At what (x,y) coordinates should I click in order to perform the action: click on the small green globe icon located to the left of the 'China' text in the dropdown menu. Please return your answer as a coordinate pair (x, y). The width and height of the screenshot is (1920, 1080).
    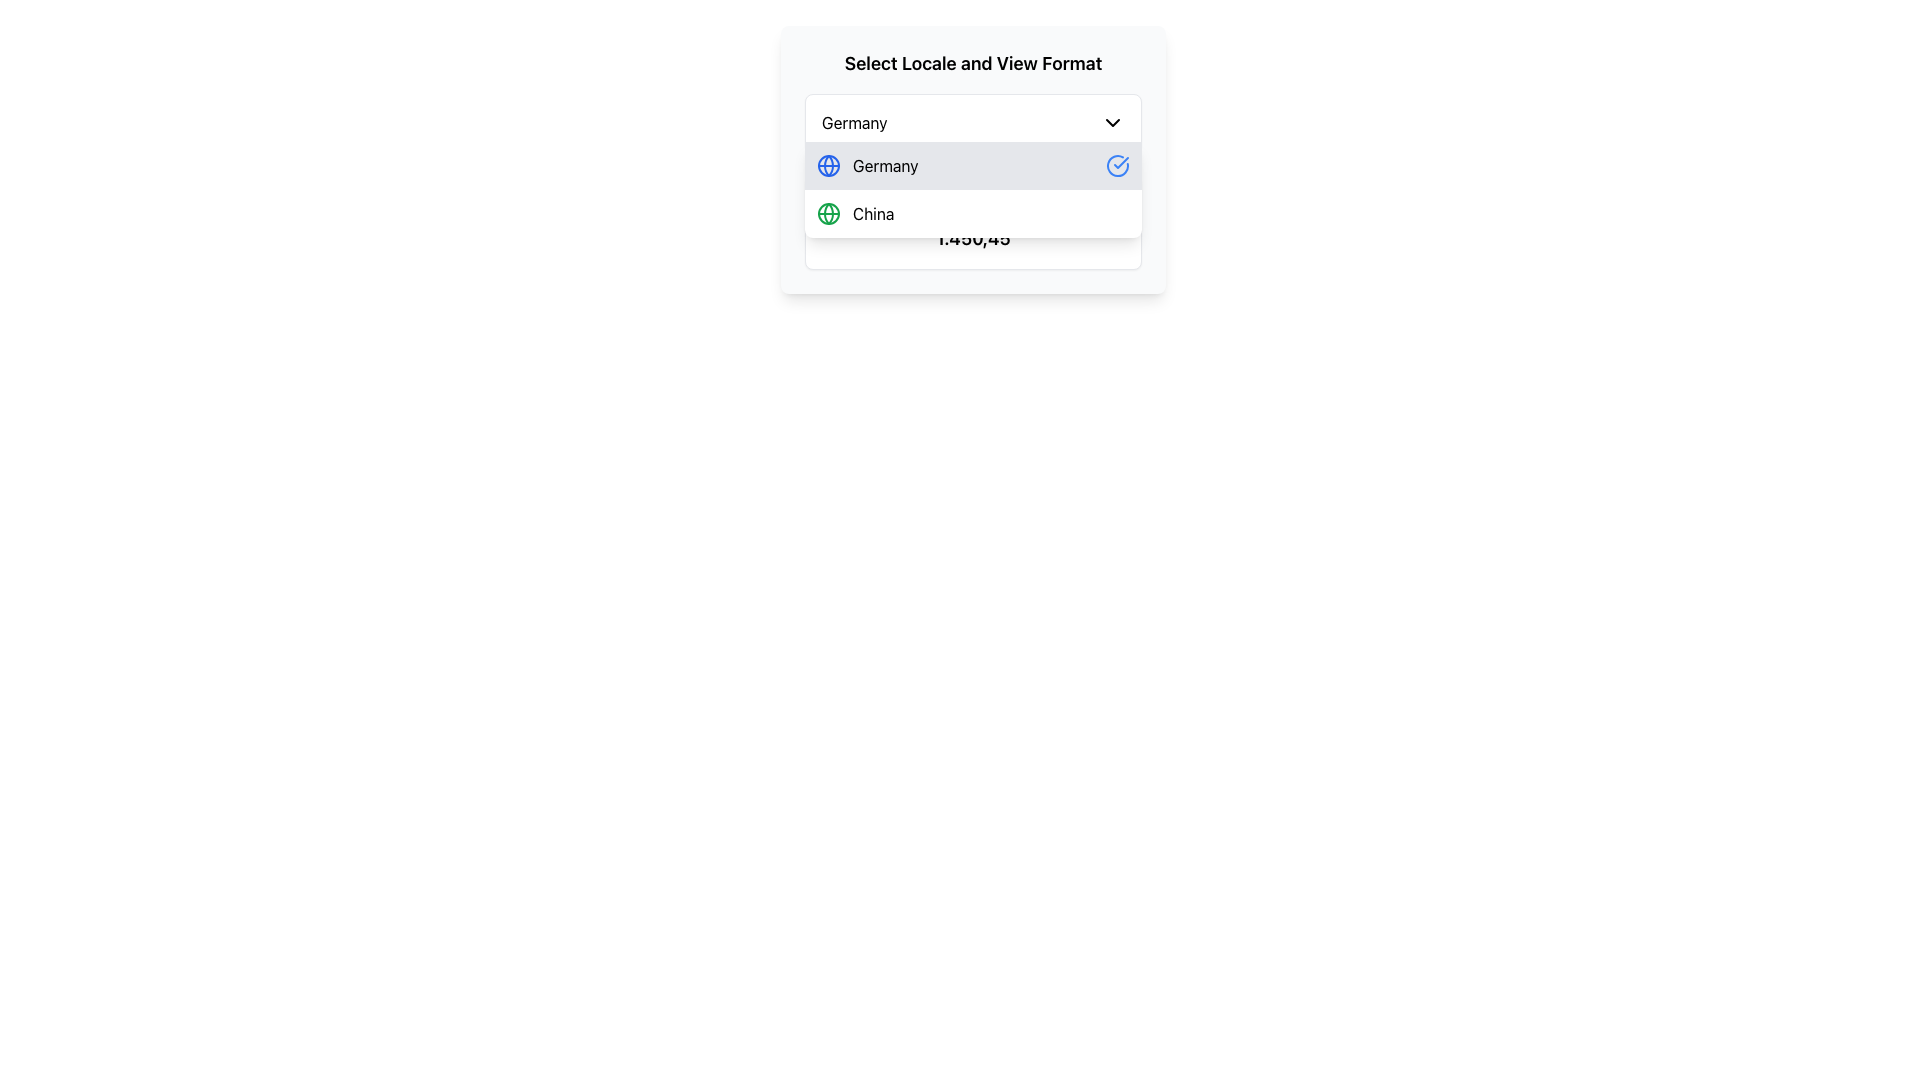
    Looking at the image, I should click on (829, 213).